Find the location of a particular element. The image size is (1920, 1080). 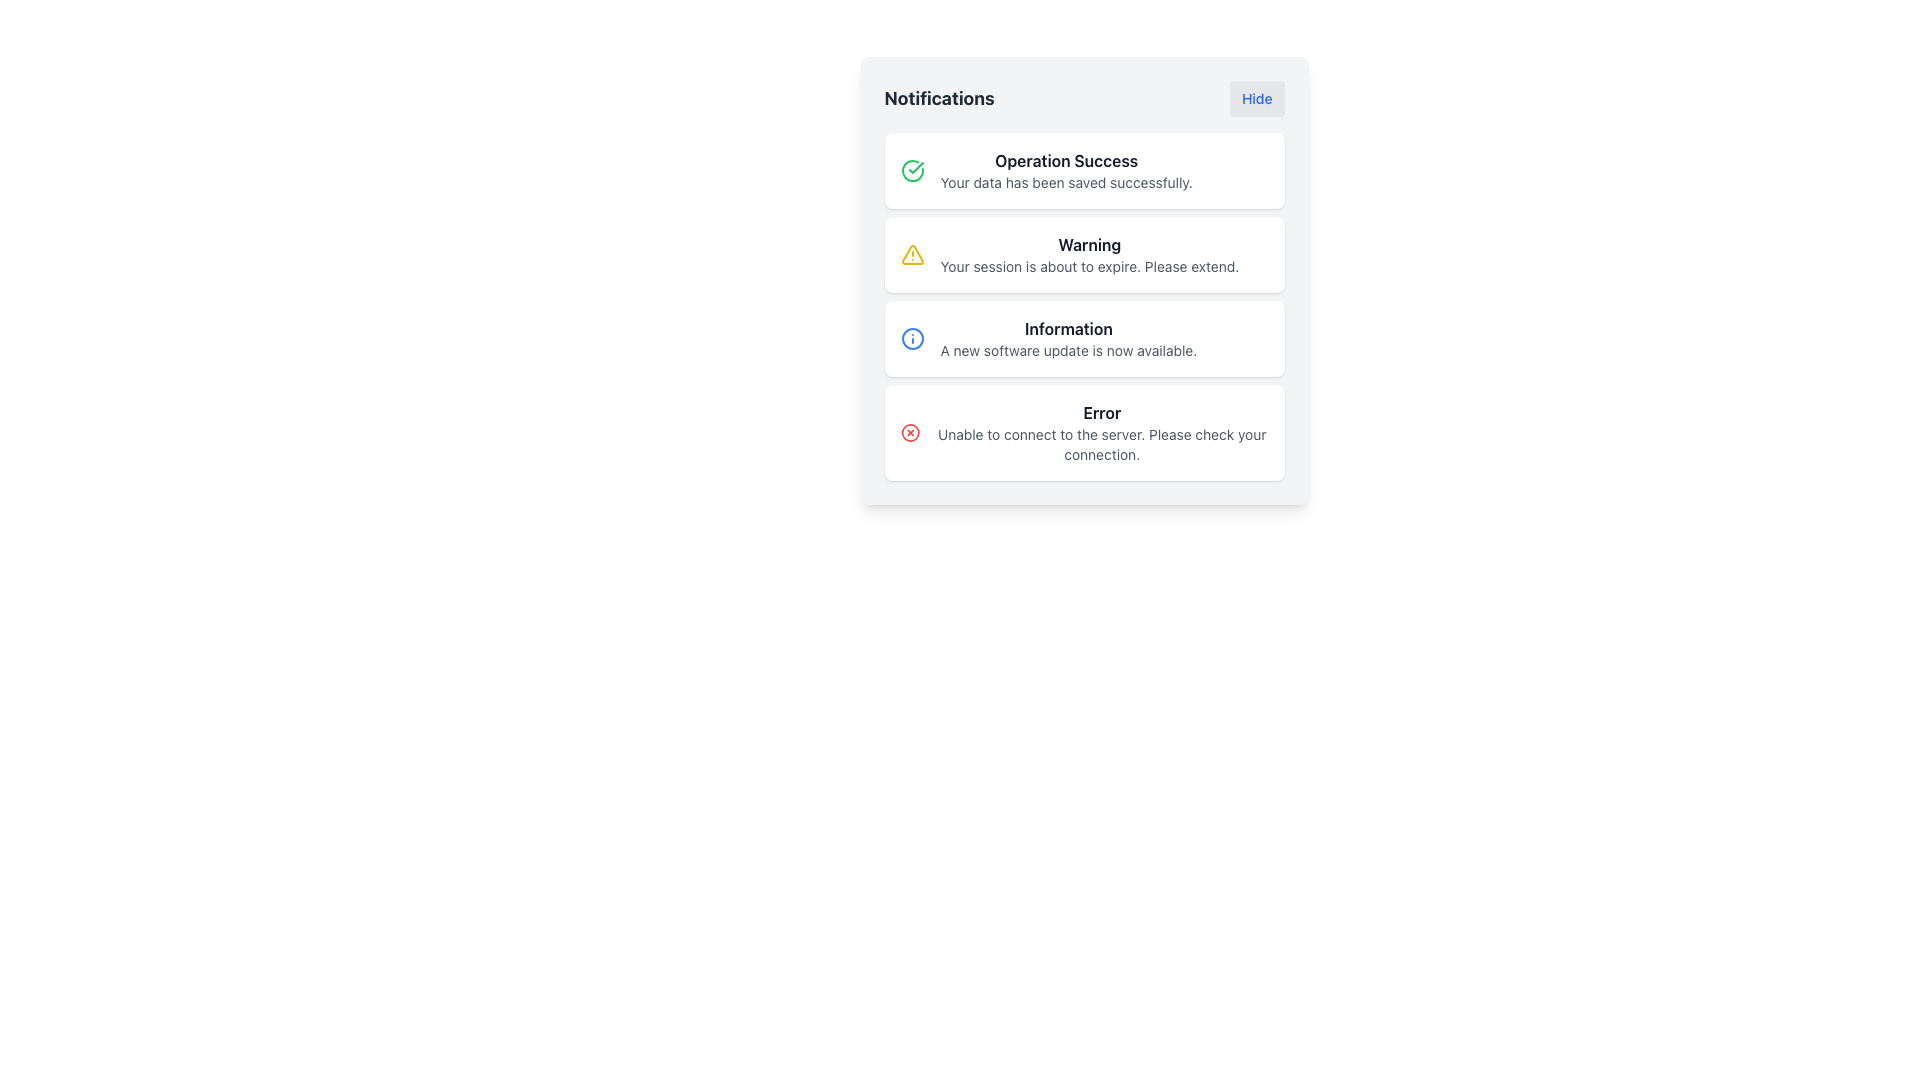

the green checkmark icon indicating success located to the left of the 'Operation Success' label in the notifications modal is located at coordinates (915, 167).